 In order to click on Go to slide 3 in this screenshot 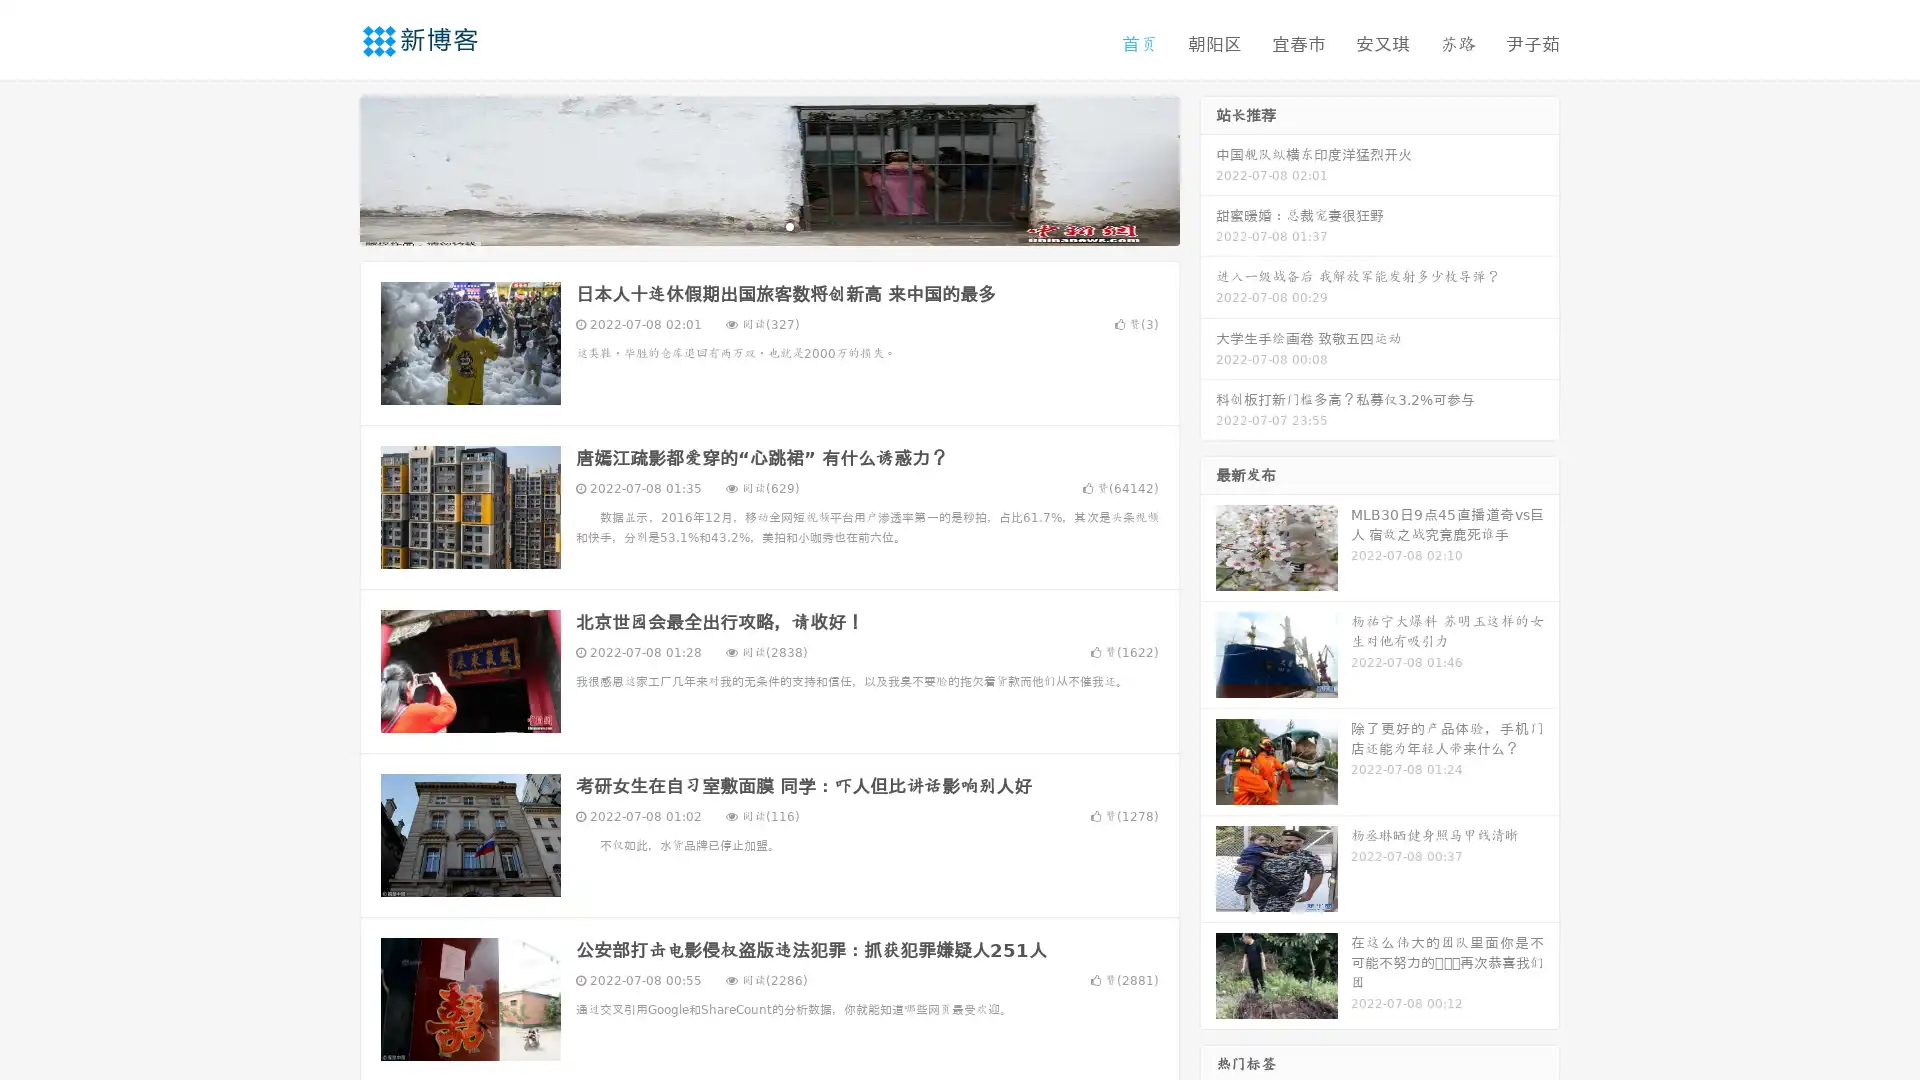, I will do `click(789, 225)`.